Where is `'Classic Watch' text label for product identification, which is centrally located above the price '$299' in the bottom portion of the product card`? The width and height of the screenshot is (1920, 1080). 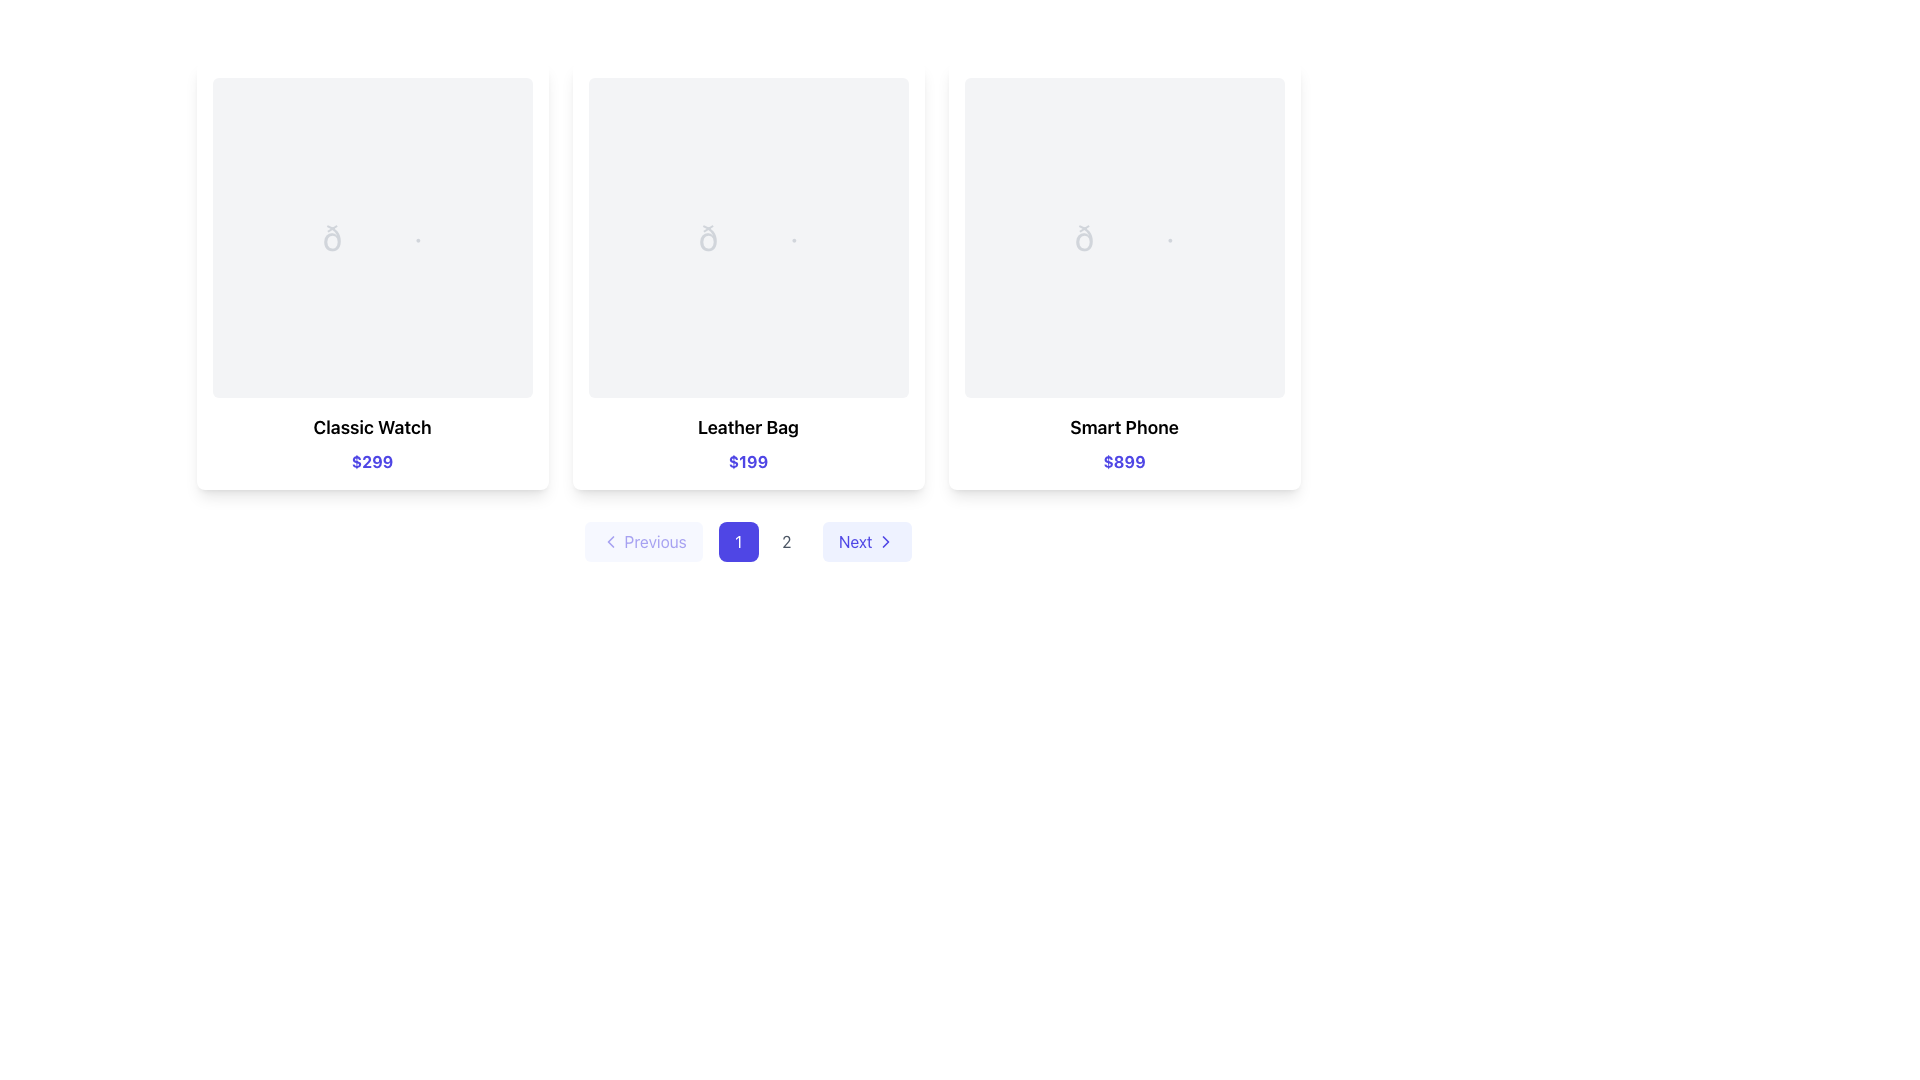
'Classic Watch' text label for product identification, which is centrally located above the price '$299' in the bottom portion of the product card is located at coordinates (372, 427).